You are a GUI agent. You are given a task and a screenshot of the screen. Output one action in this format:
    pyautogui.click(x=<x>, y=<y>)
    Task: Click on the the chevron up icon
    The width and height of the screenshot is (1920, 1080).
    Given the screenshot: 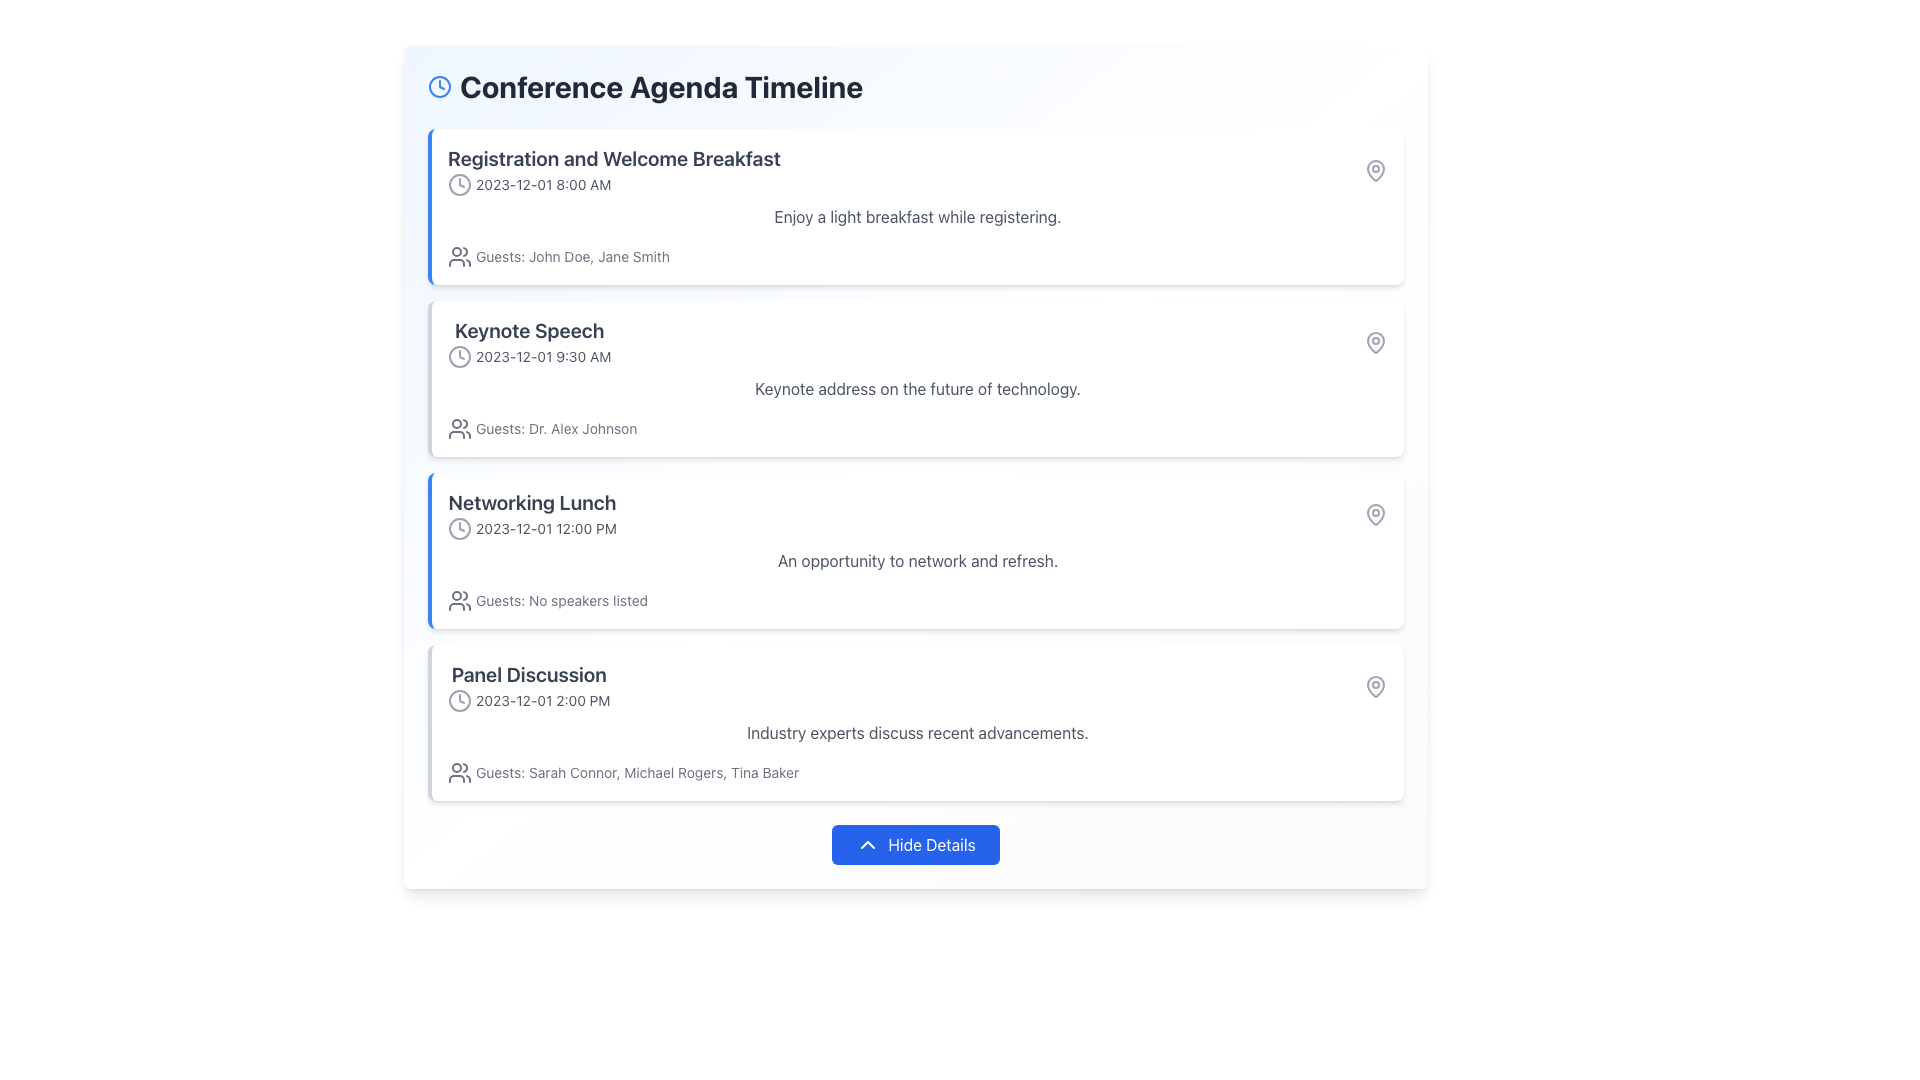 What is the action you would take?
    pyautogui.click(x=868, y=844)
    